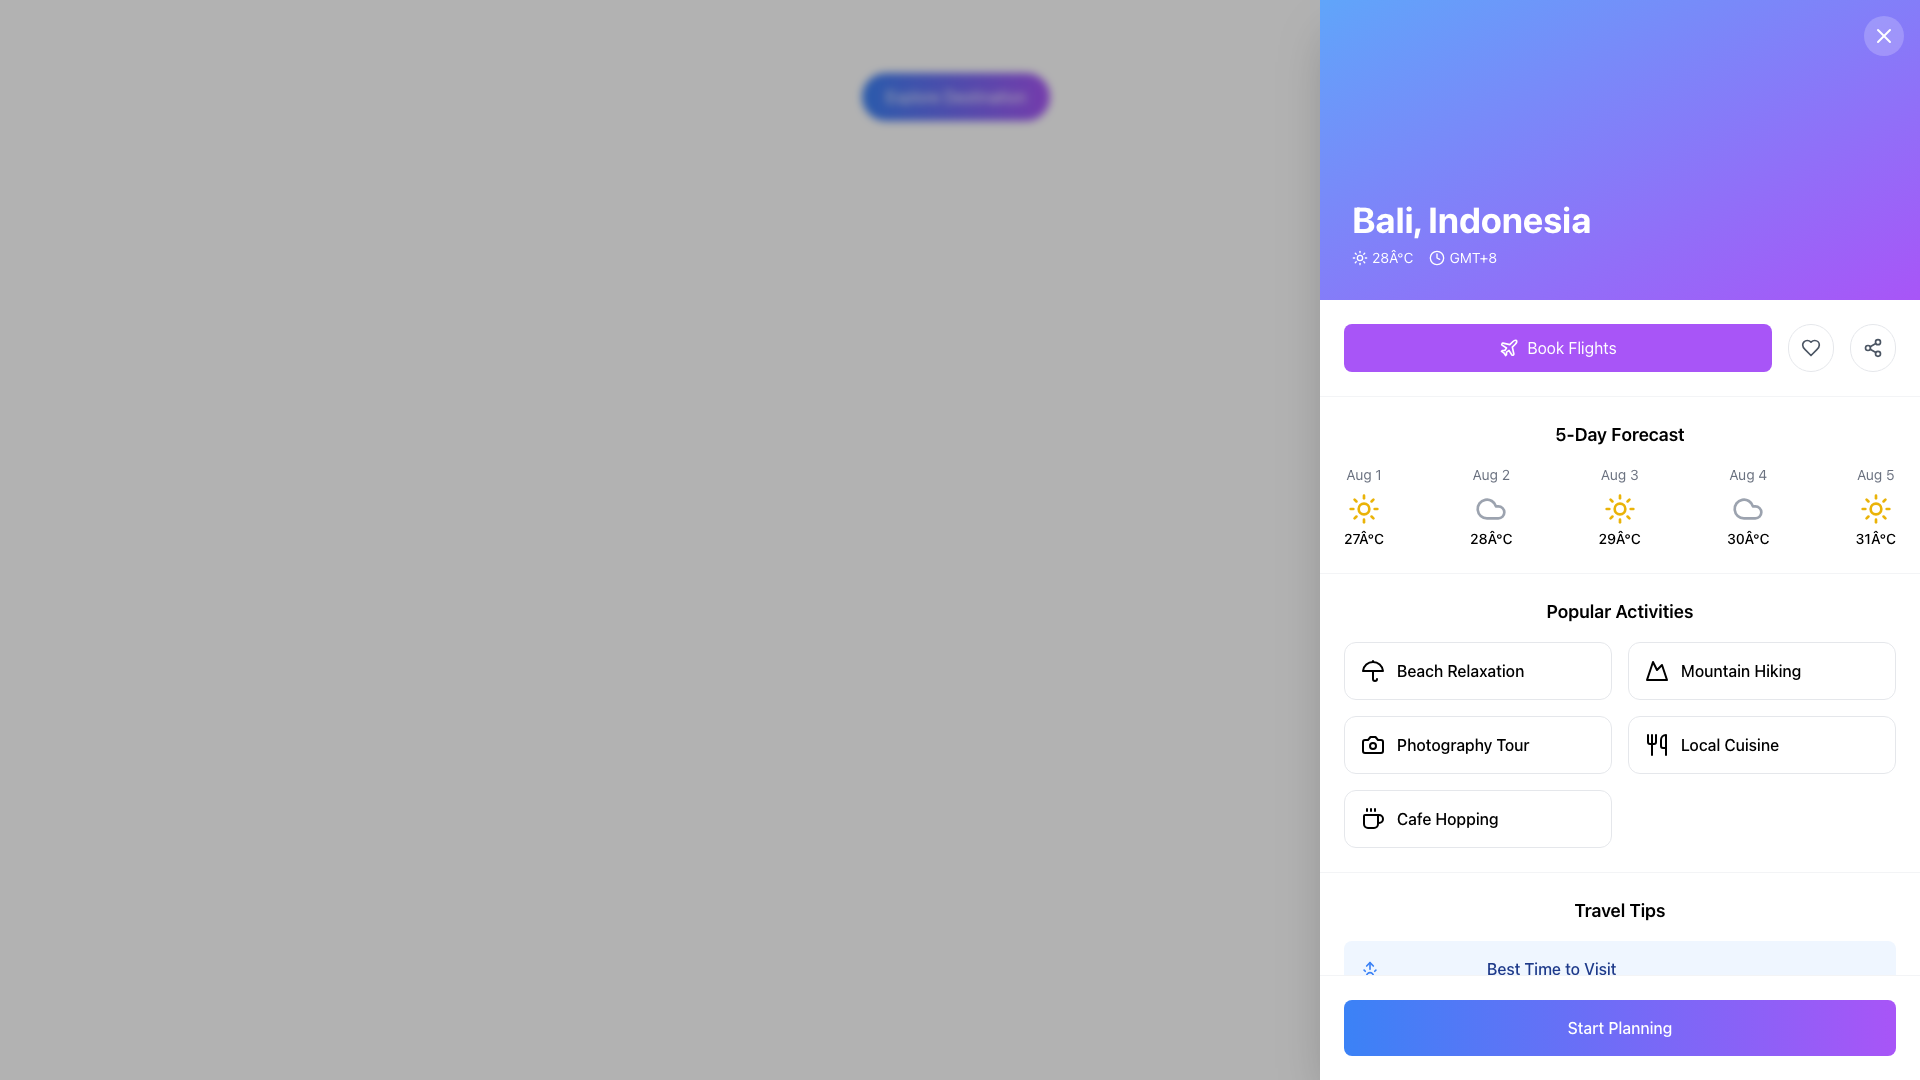  I want to click on the button in the 'Popular Activities' grid that selects the 'Cafe Hopping' activity, so click(1478, 818).